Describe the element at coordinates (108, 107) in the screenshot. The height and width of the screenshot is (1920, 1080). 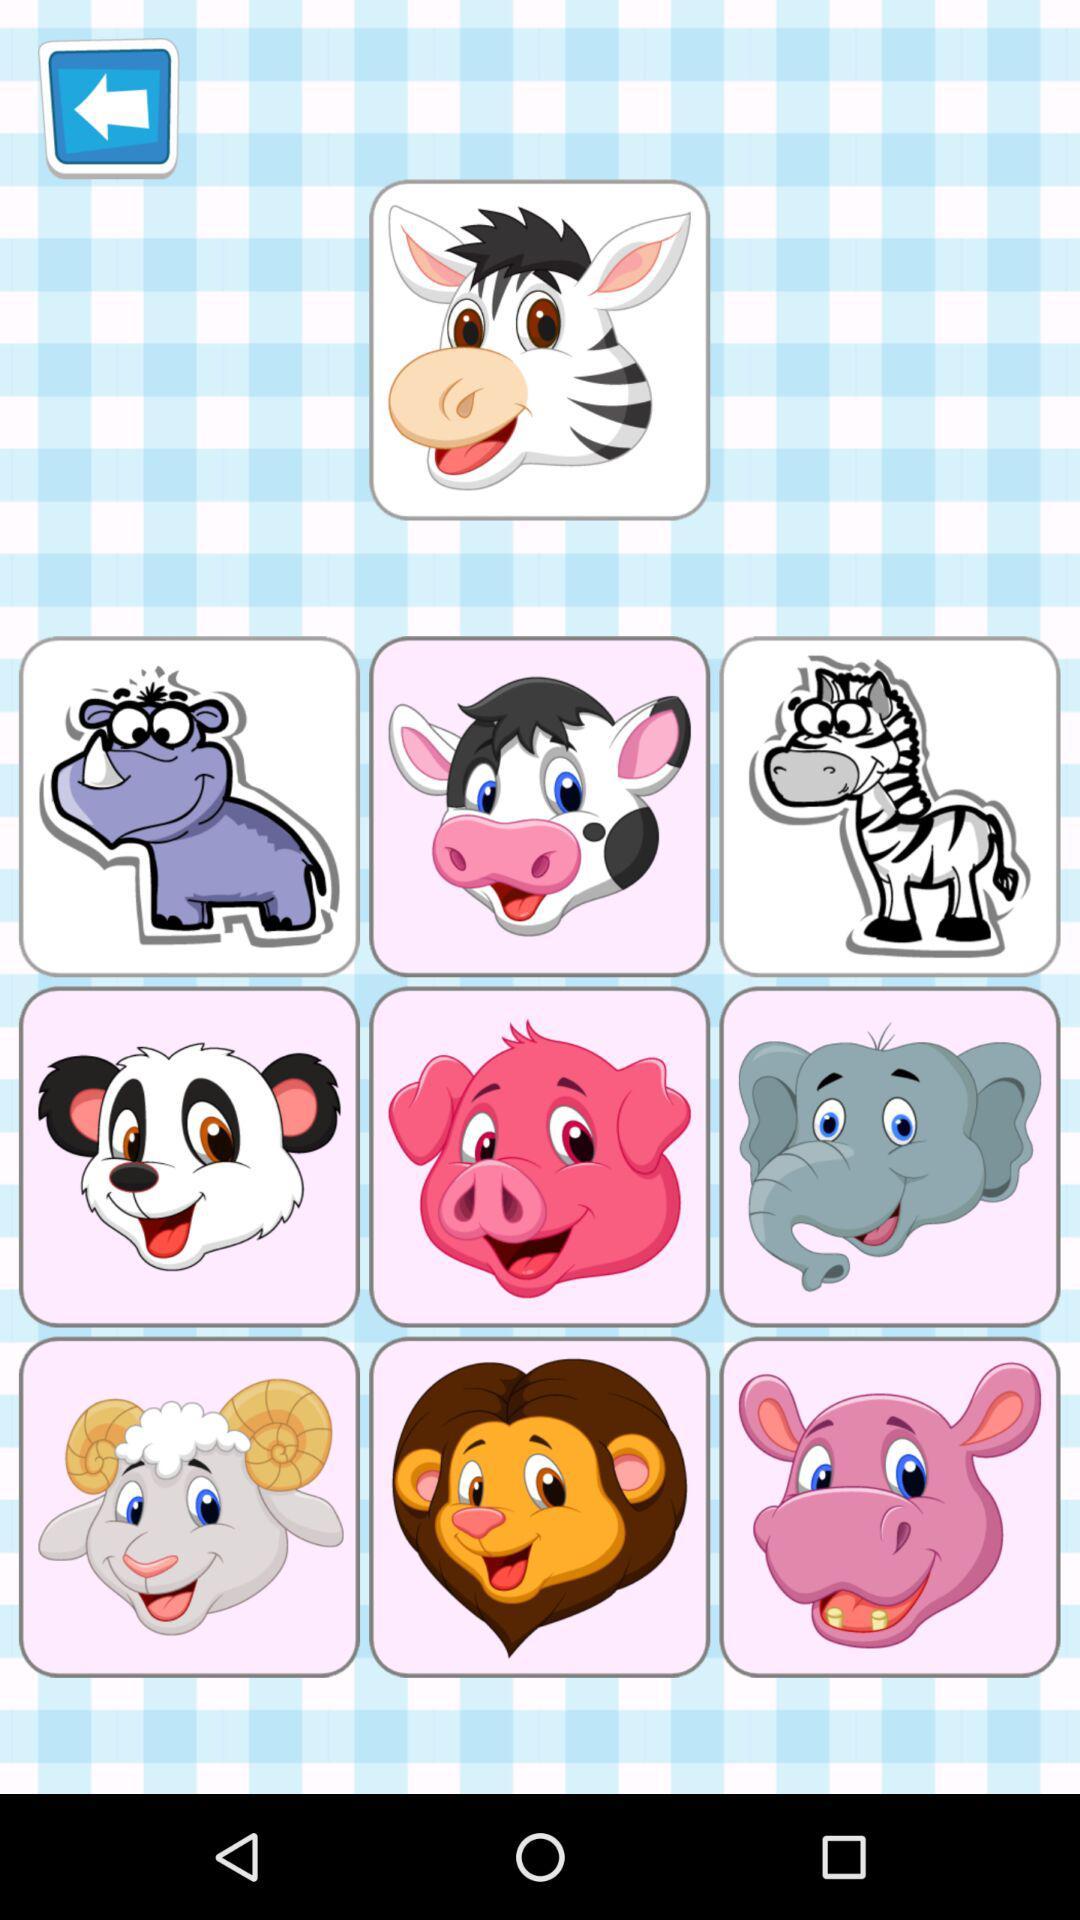
I see `back to previous screen` at that location.